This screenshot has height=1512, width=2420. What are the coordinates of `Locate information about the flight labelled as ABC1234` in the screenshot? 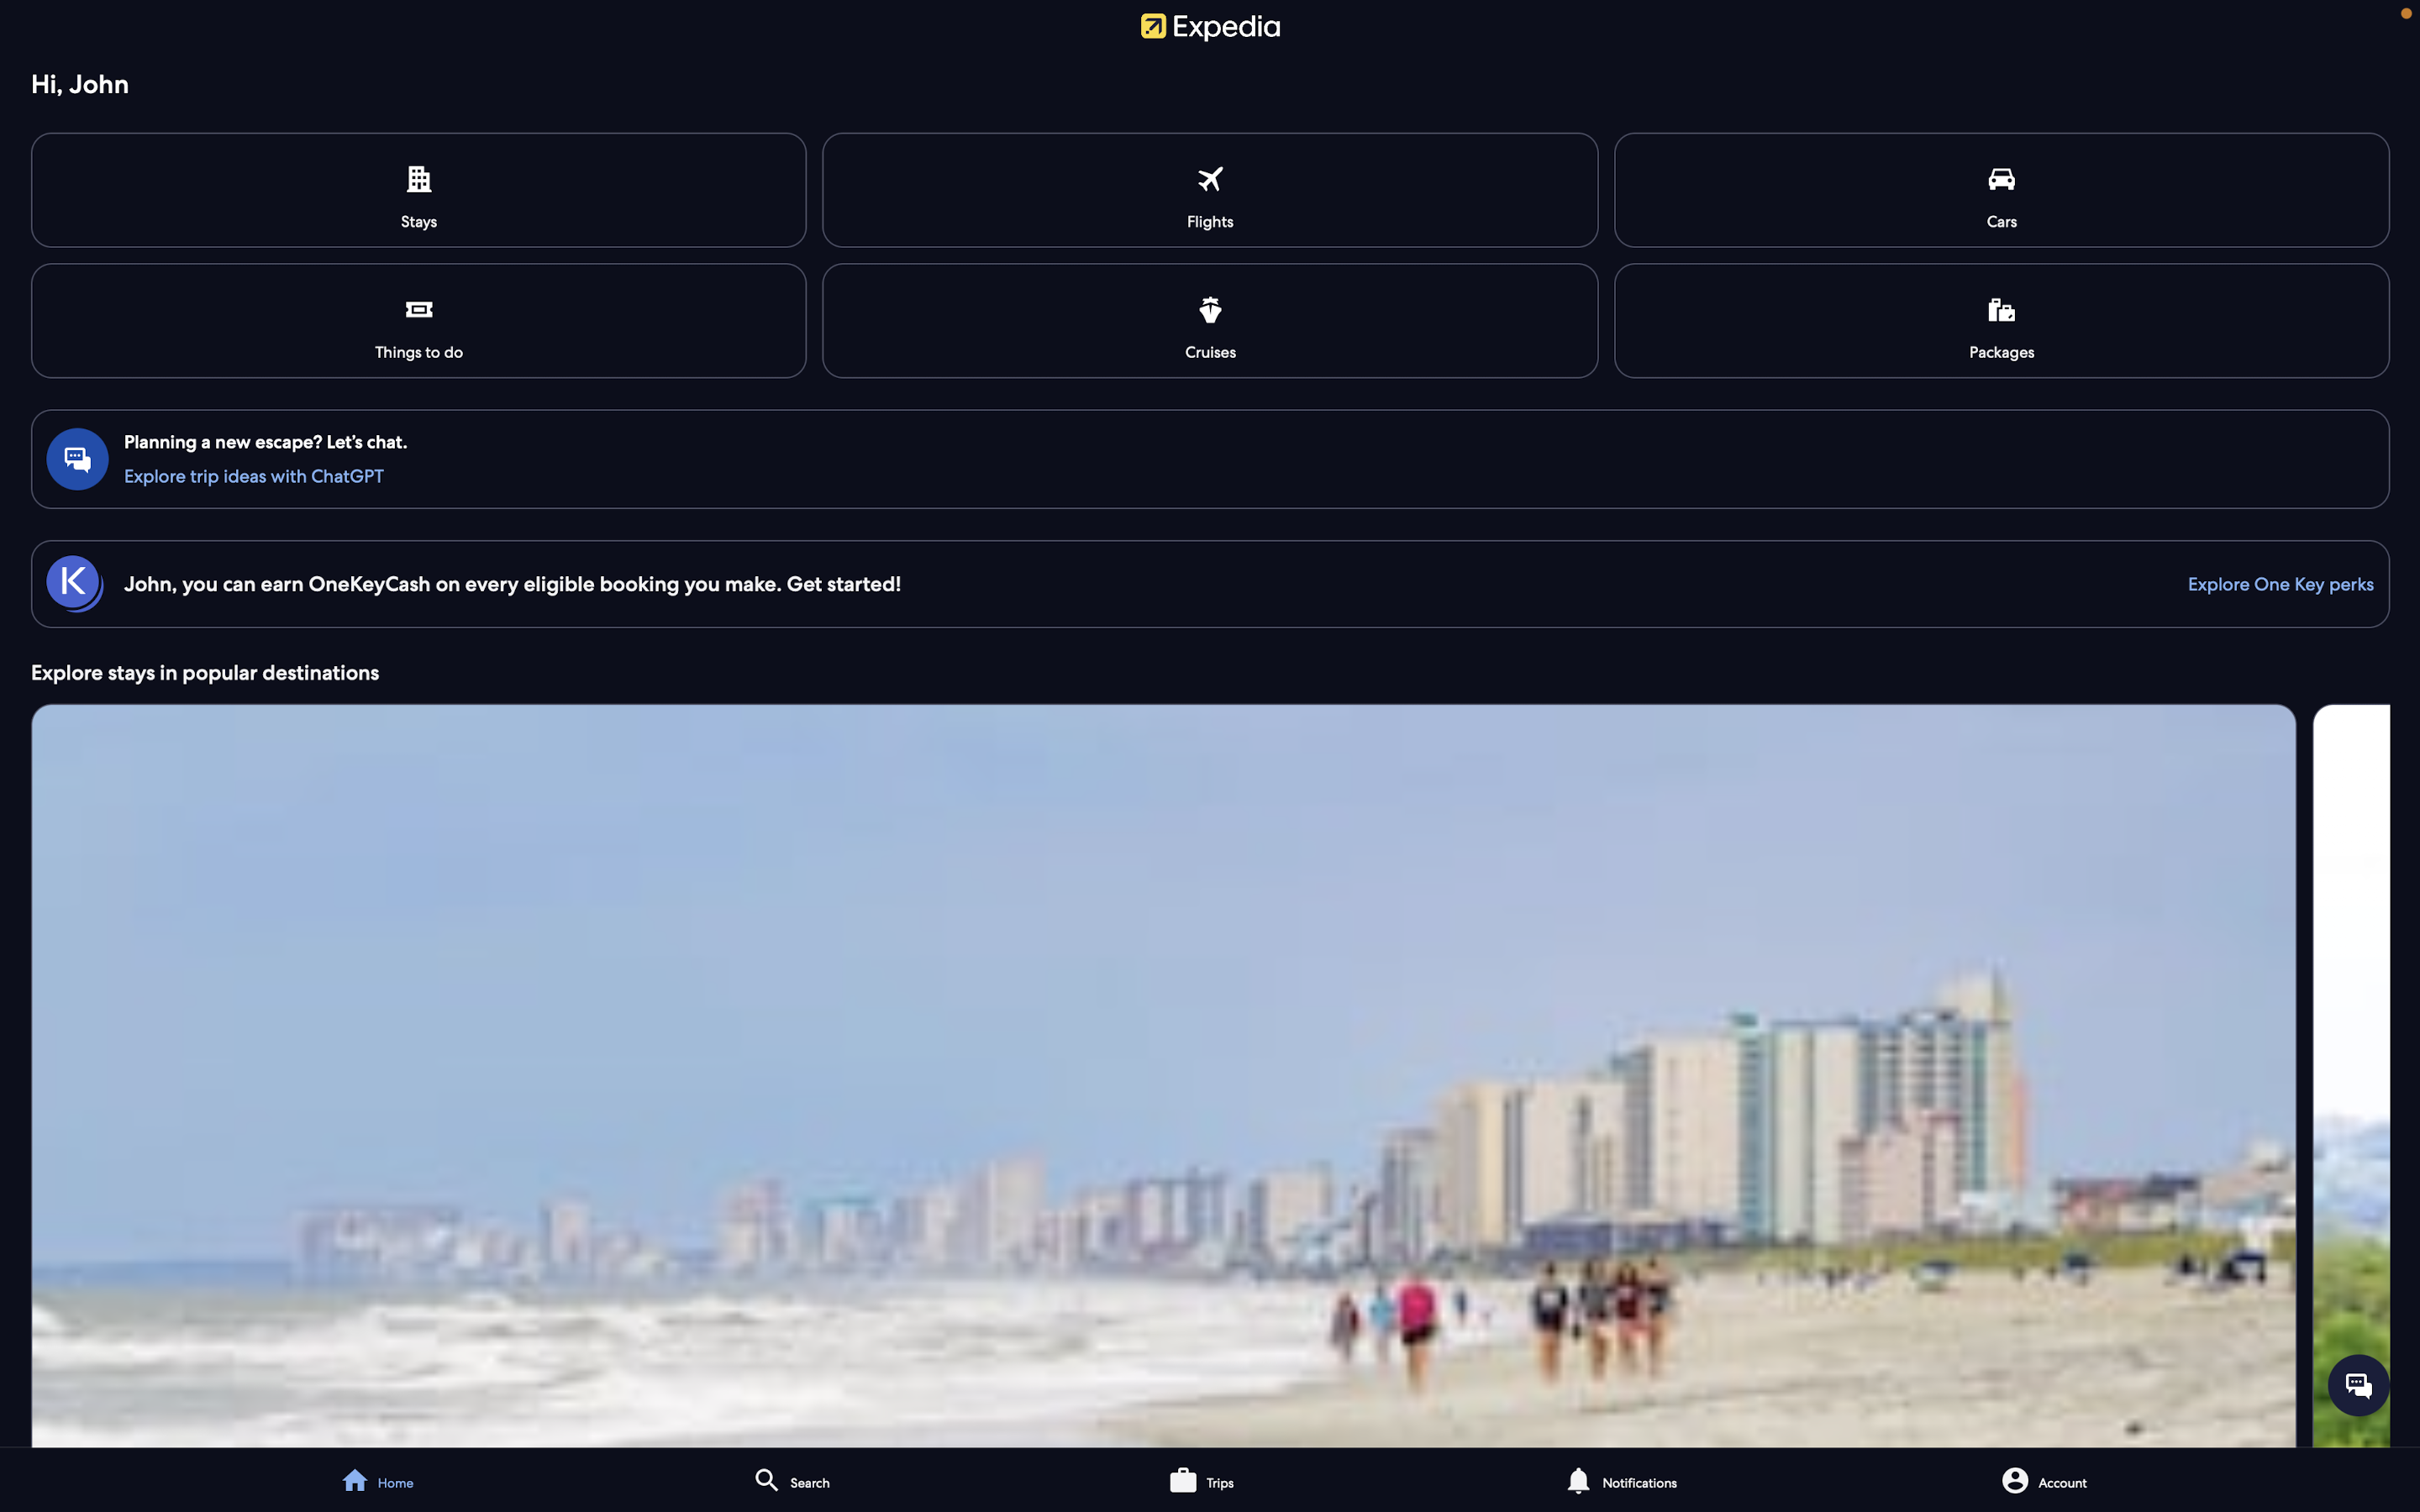 It's located at (1212, 190).